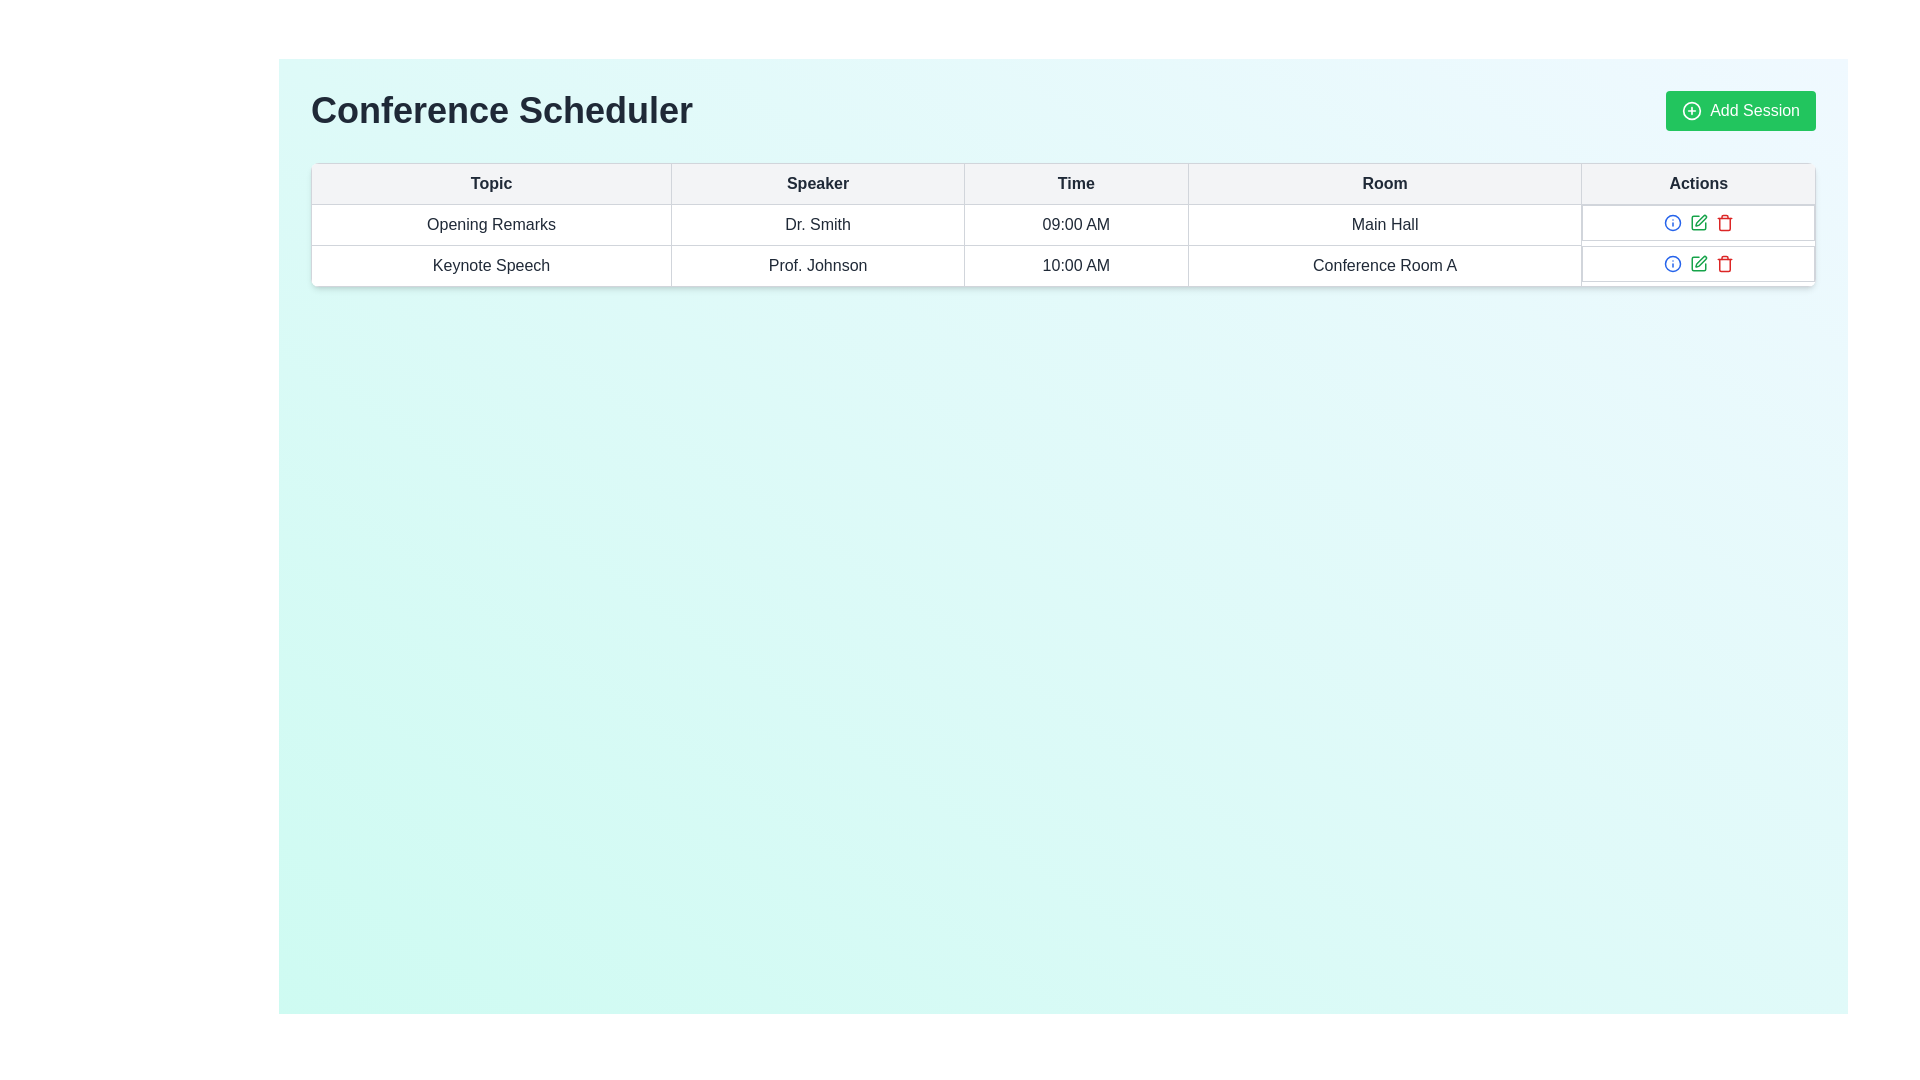  Describe the element at coordinates (818, 265) in the screenshot. I see `the 'Speaker' text label located in the second row of the table, which displays the name of the speaker for the corresponding event, positioned between 'Keynote Speech' and '10:00 AM'` at that location.